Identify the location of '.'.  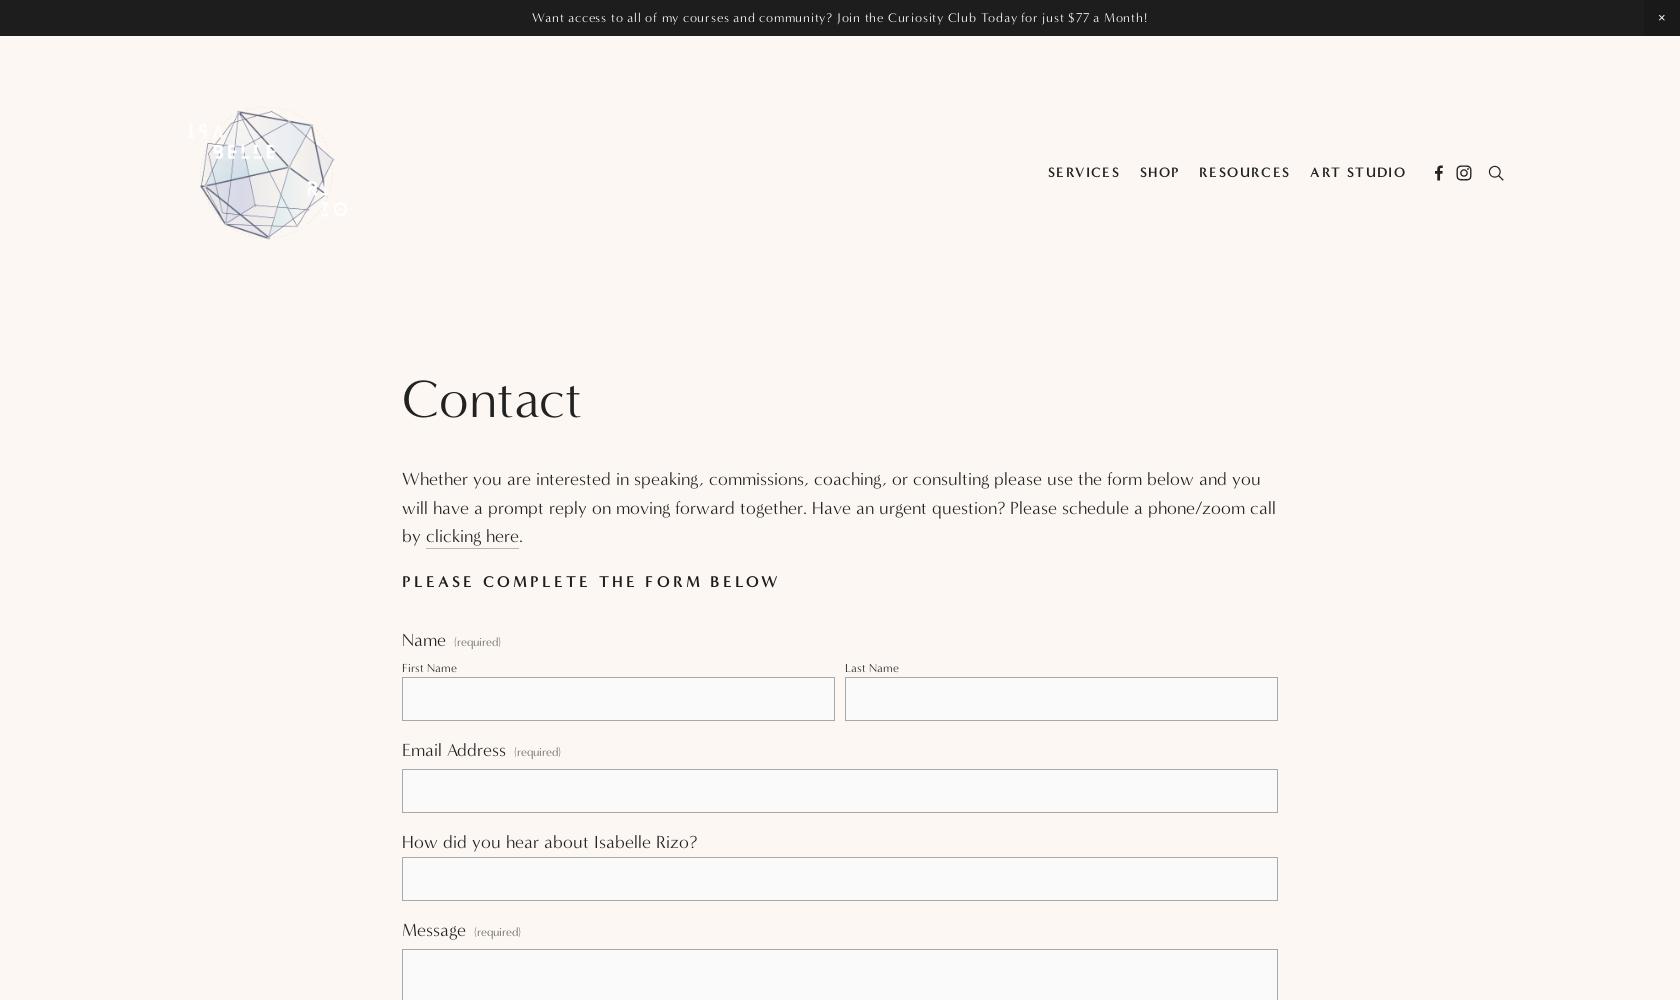
(520, 536).